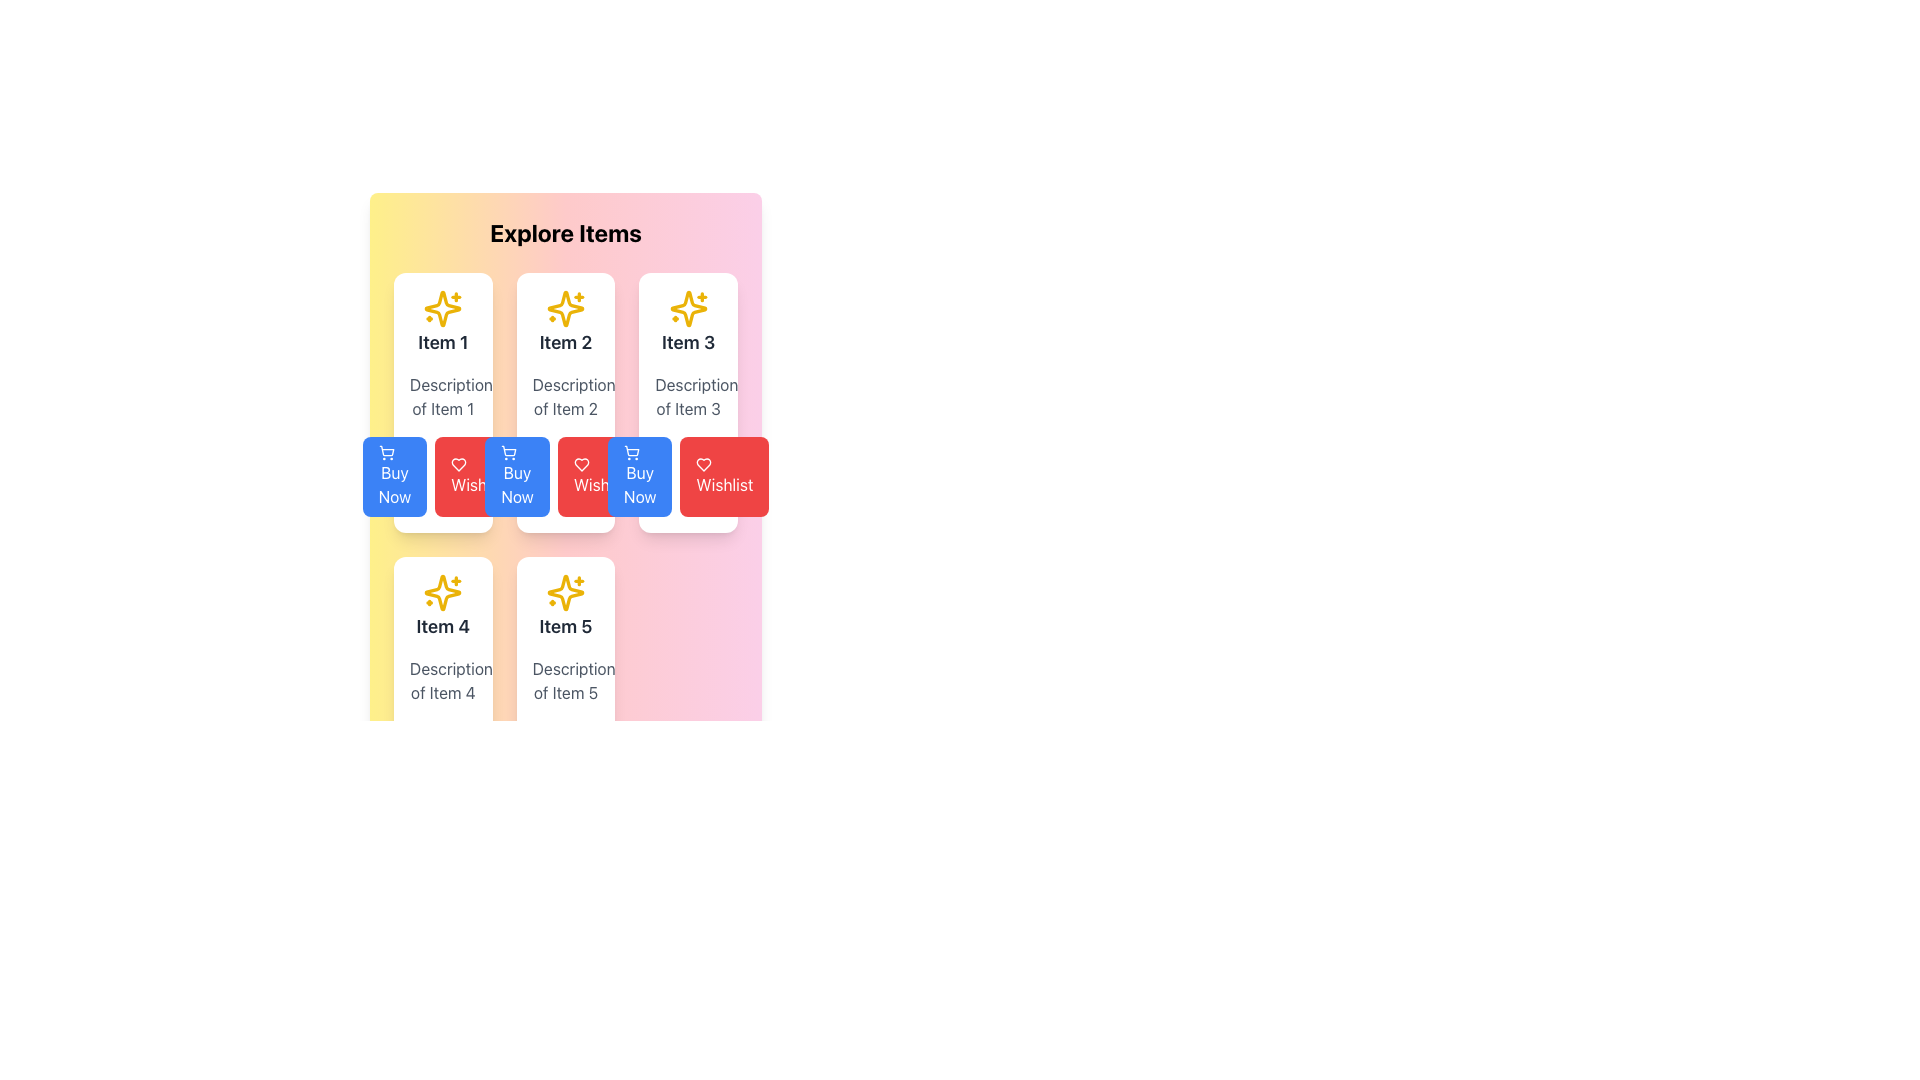  I want to click on the 'Add to Wishlist' button located in the bottom row of the card labeled 'Item 1', which is the rightmost of two horizontally aligned buttons, so click(442, 477).